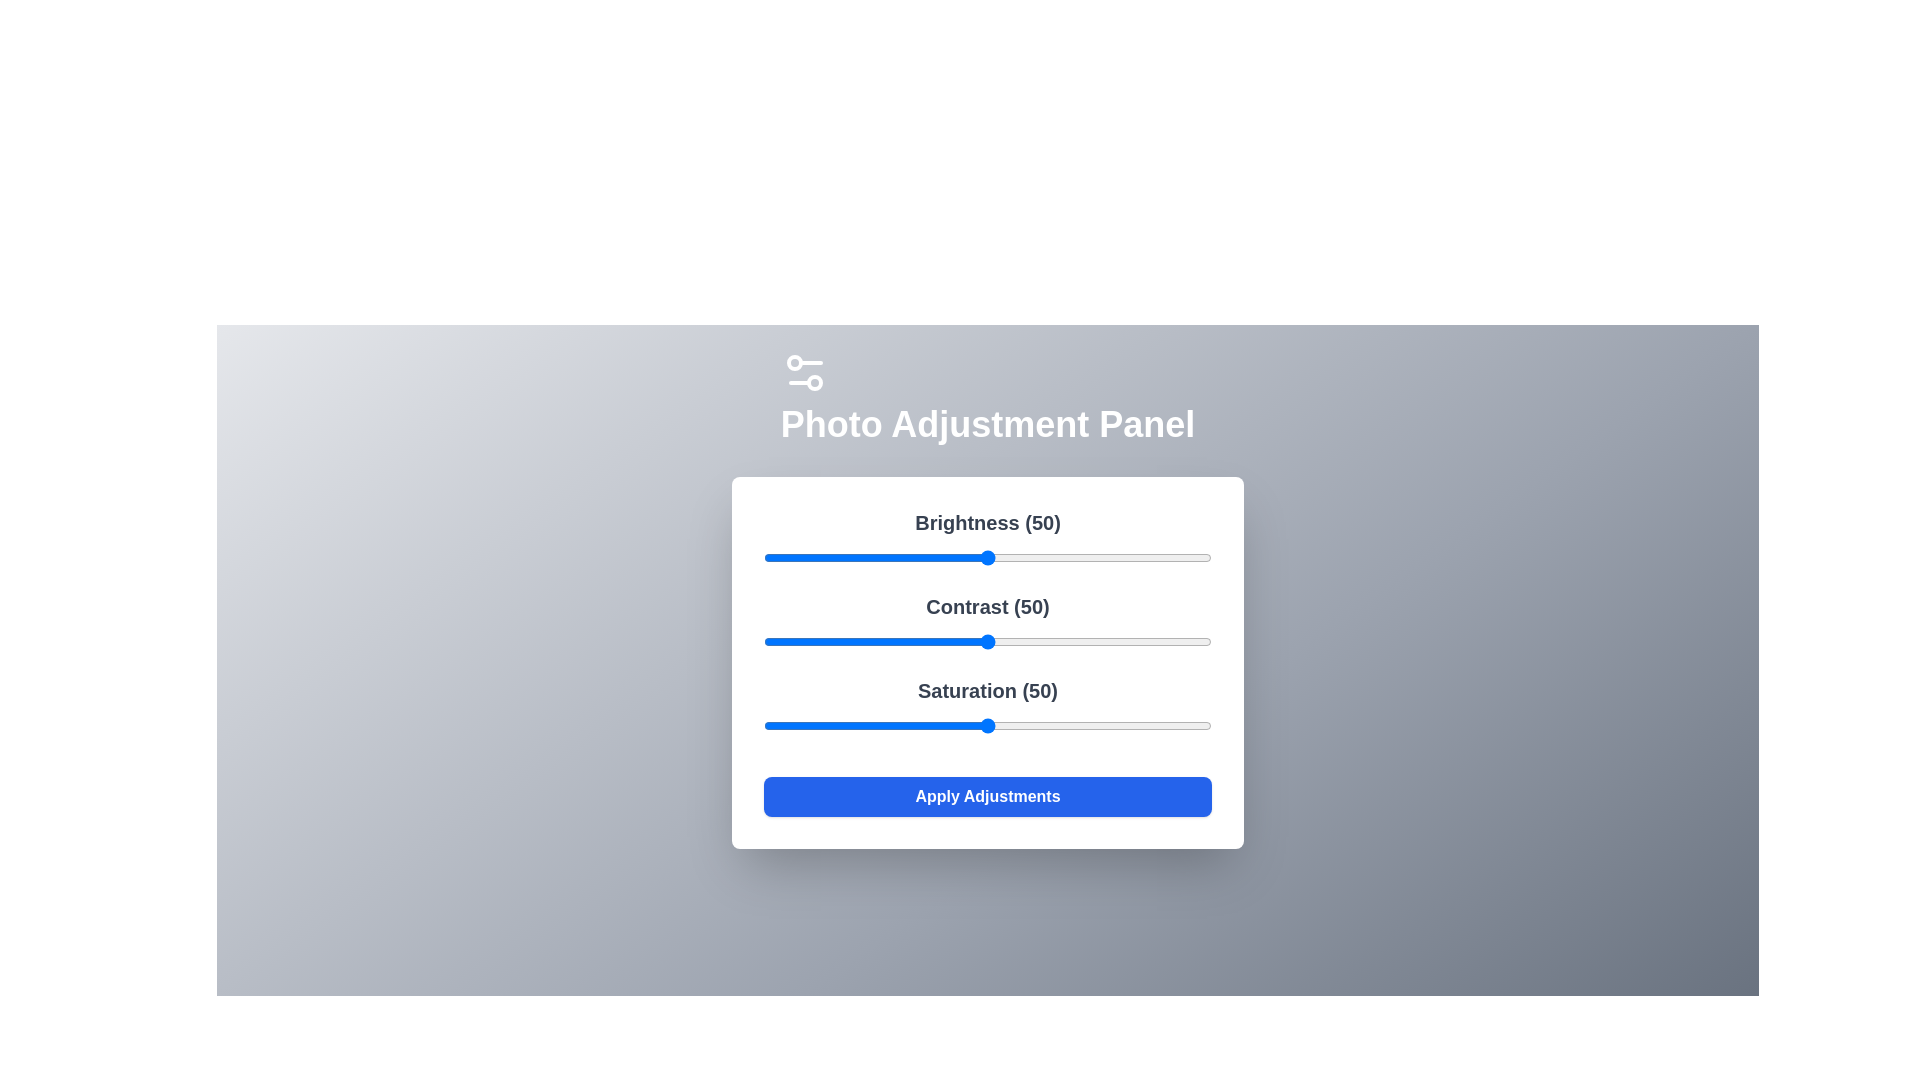  What do you see at coordinates (1189, 558) in the screenshot?
I see `the 0 slider to 95` at bounding box center [1189, 558].